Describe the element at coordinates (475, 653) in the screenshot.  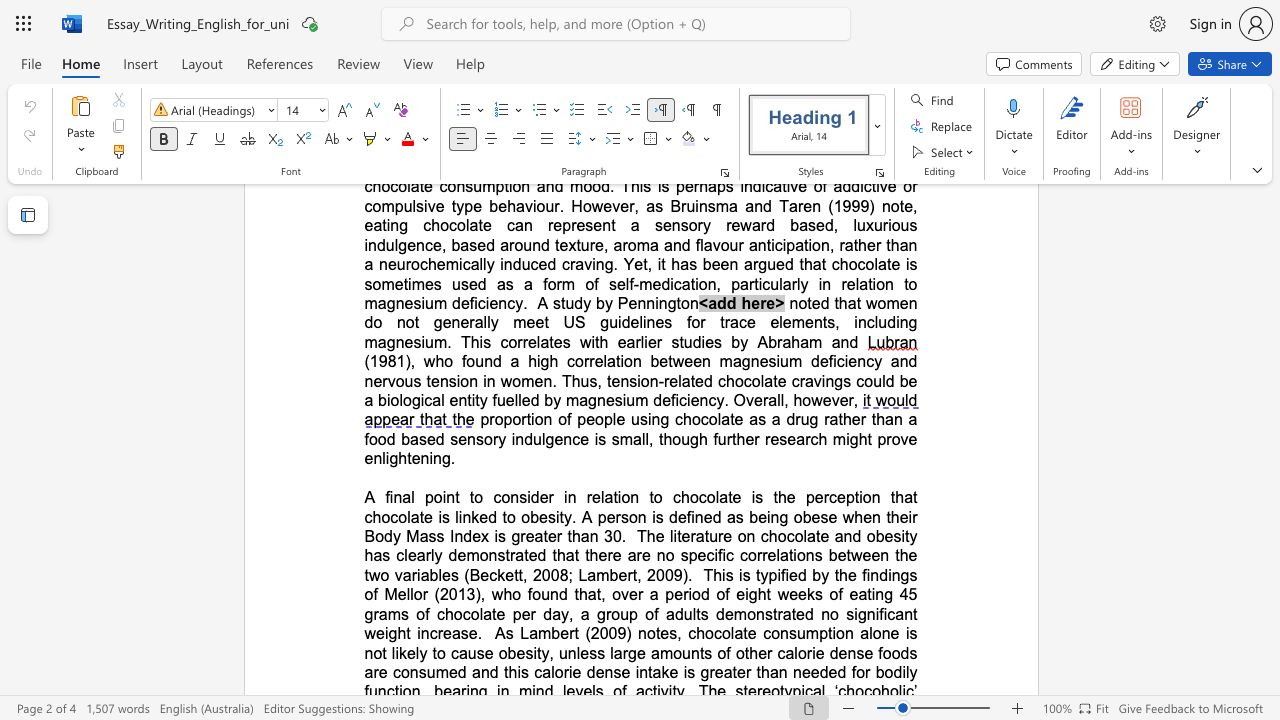
I see `the subset text "se obesity, unless" within the text "As Lambert (2009) notes, chocolate consumption alone is not likely to cause obesity, unless"` at that location.